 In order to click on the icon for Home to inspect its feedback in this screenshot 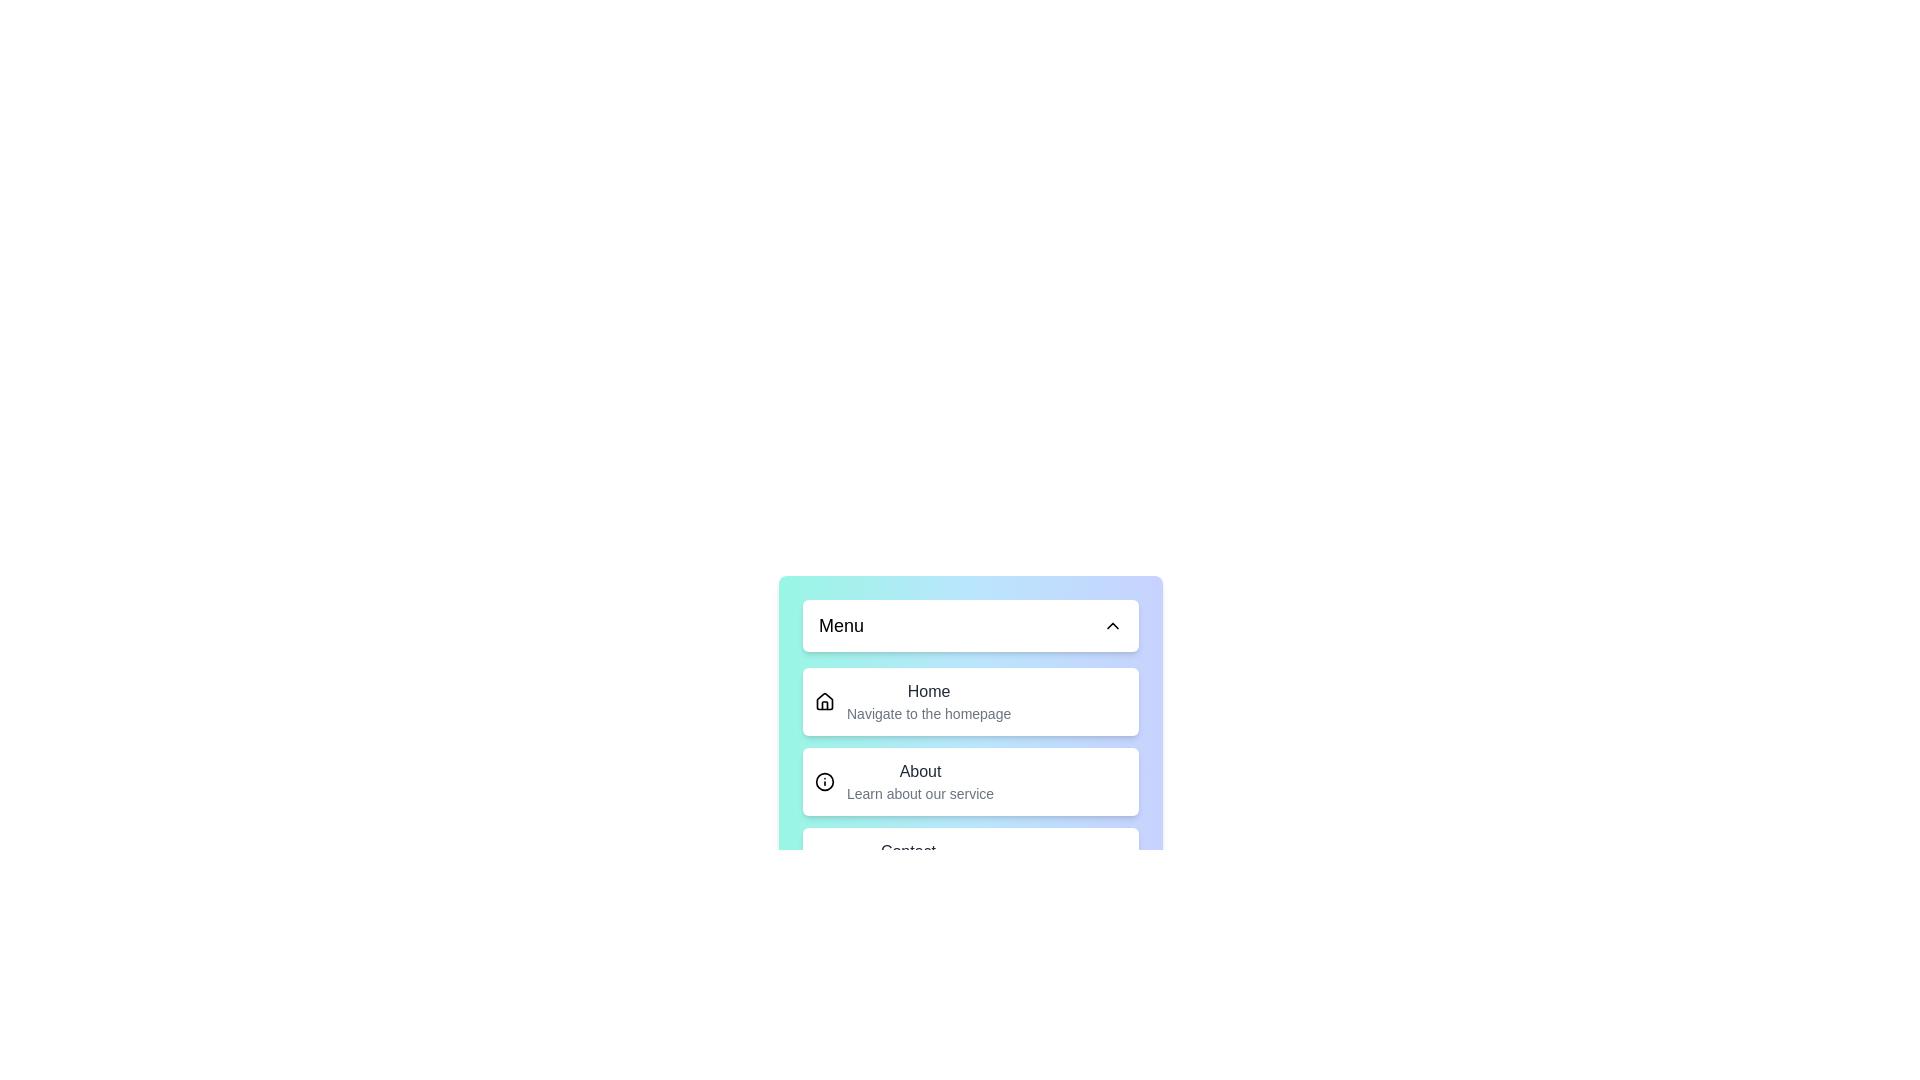, I will do `click(825, 701)`.